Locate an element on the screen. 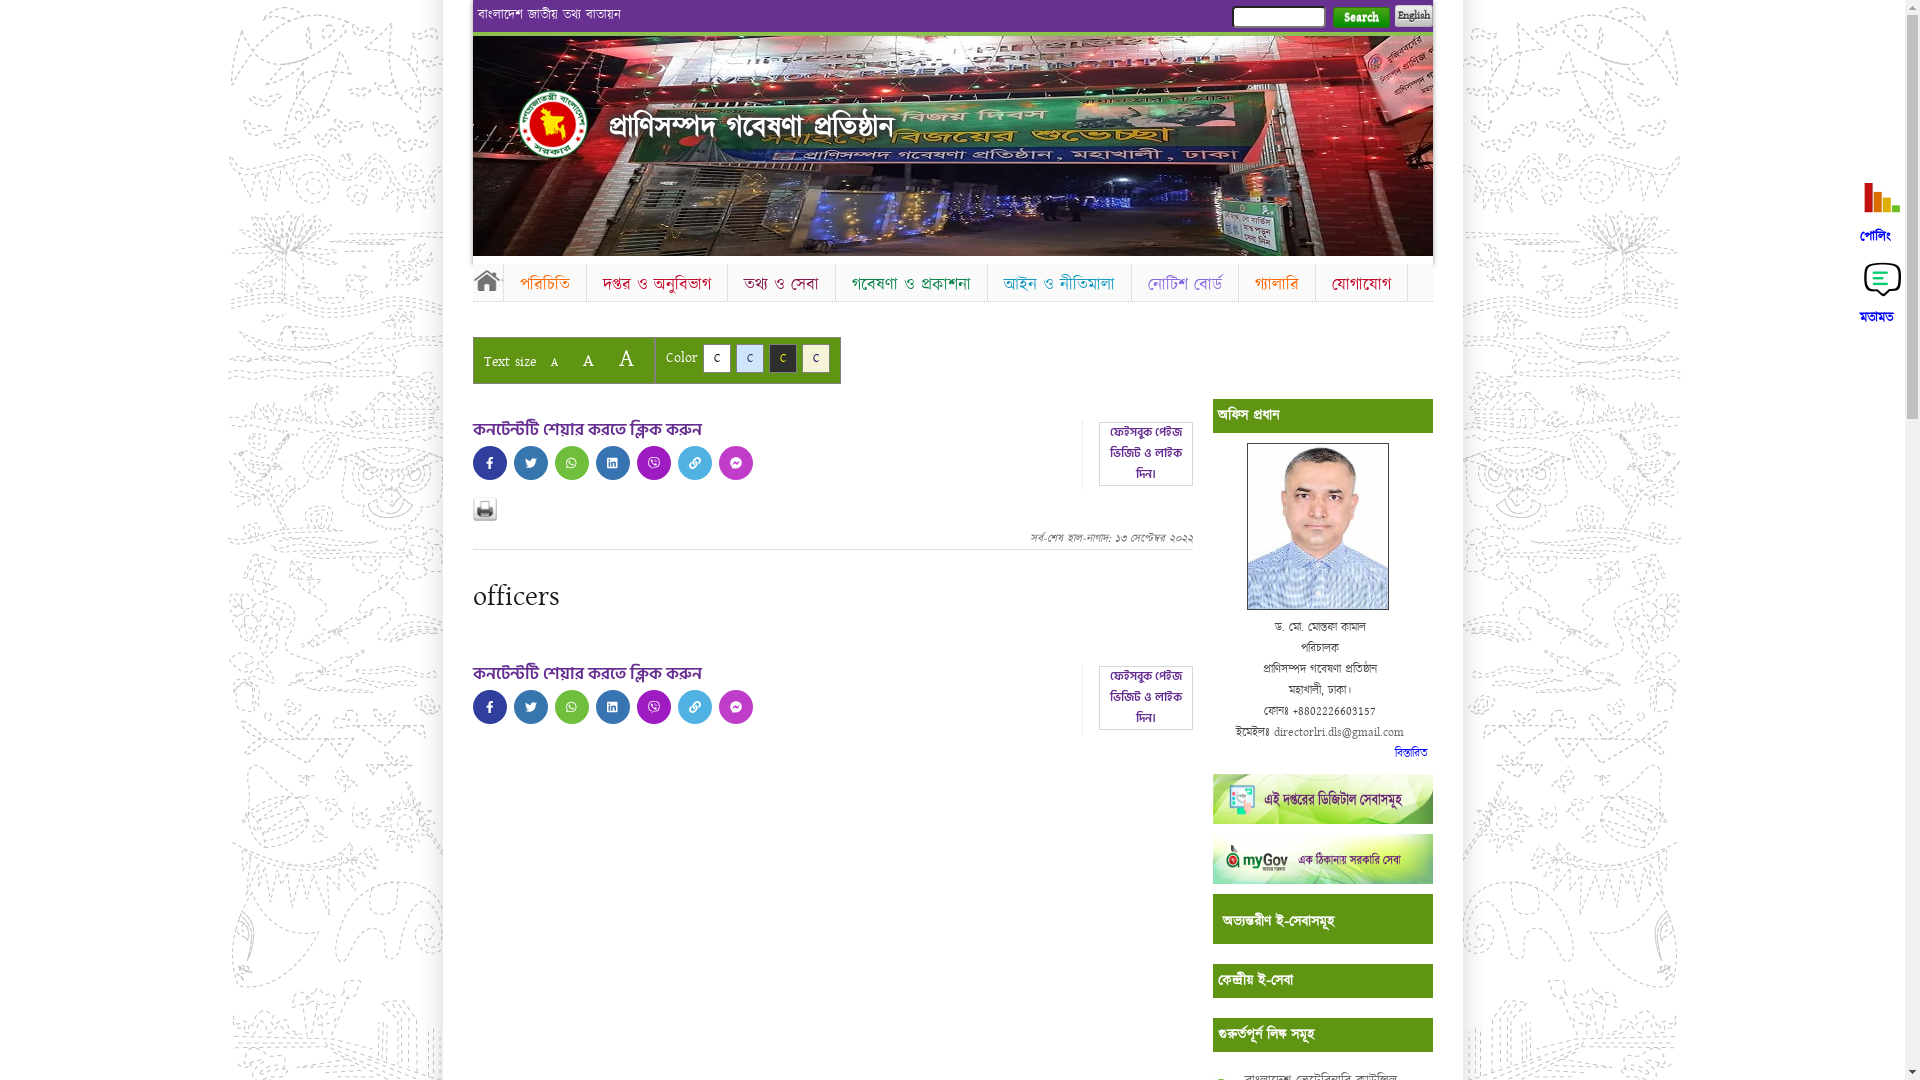  'C' is located at coordinates (781, 357).